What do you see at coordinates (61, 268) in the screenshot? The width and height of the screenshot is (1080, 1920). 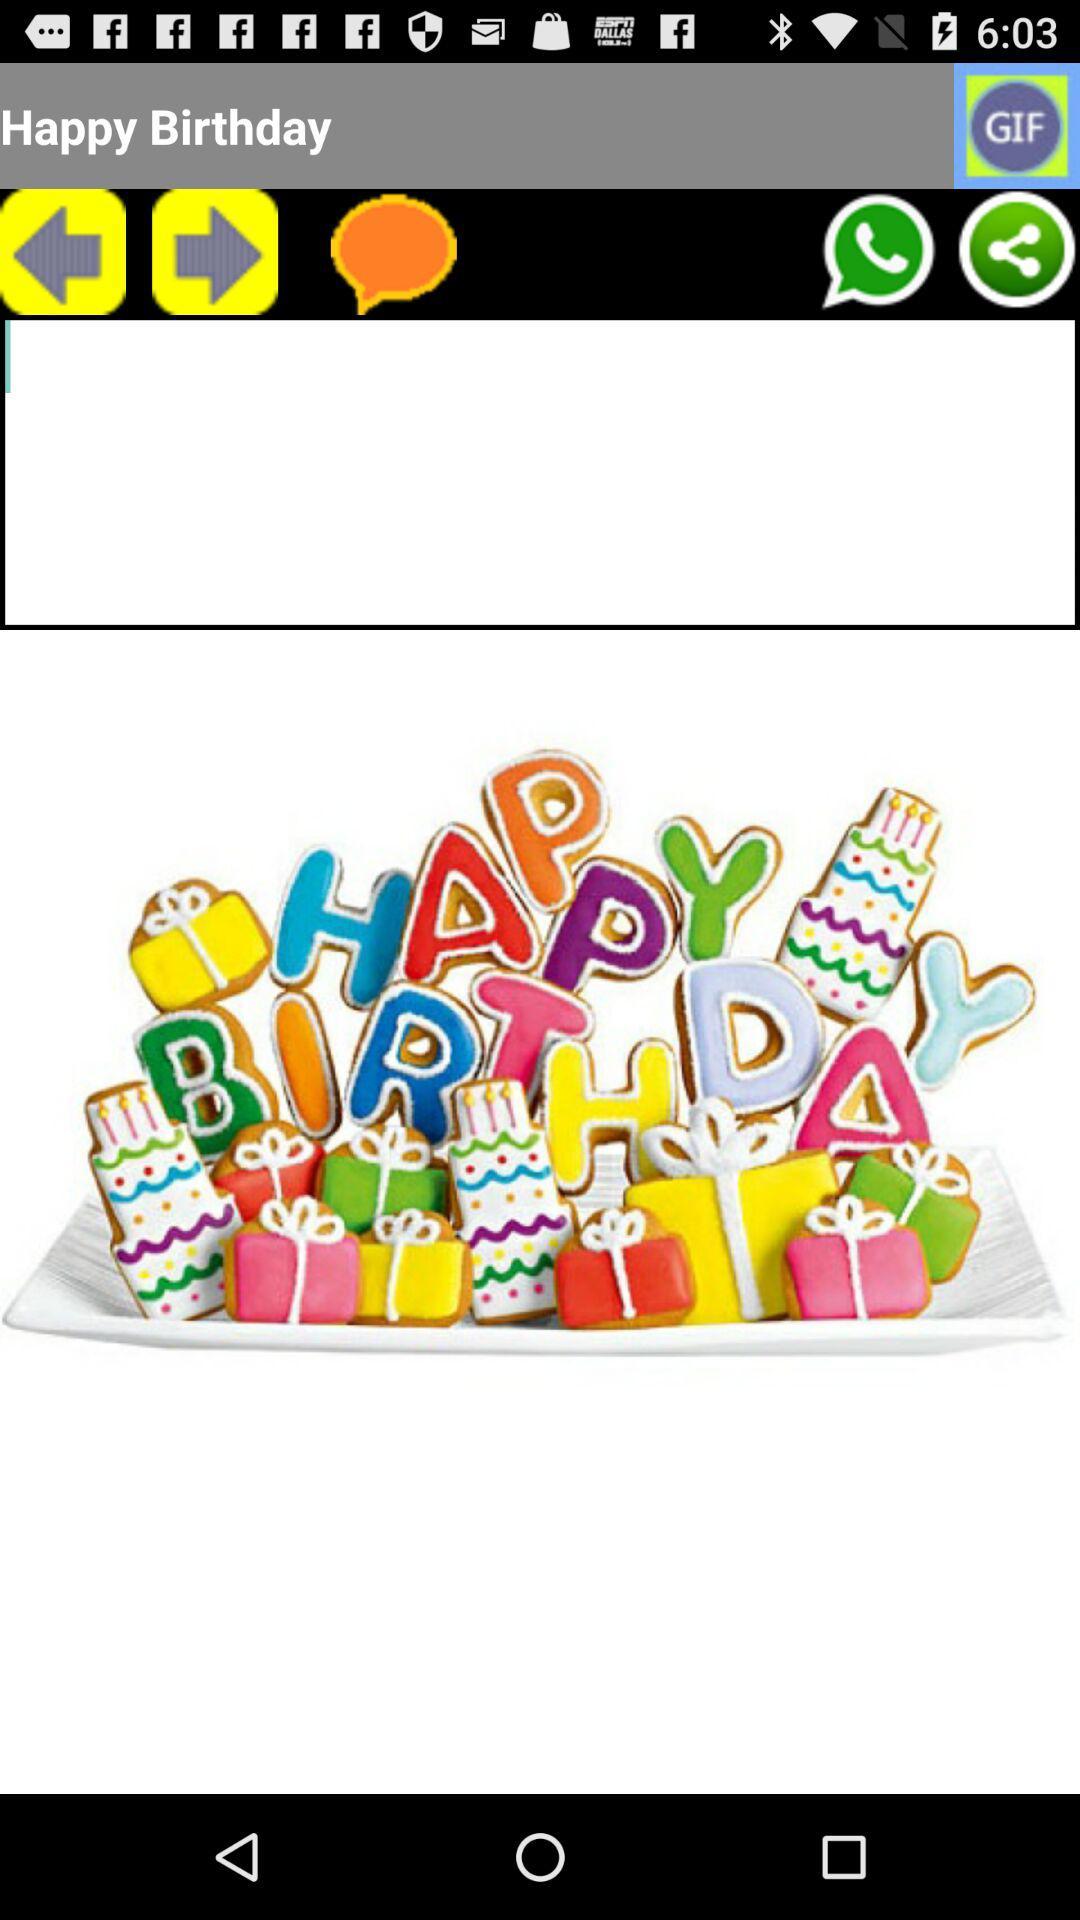 I see `the arrow_backward icon` at bounding box center [61, 268].